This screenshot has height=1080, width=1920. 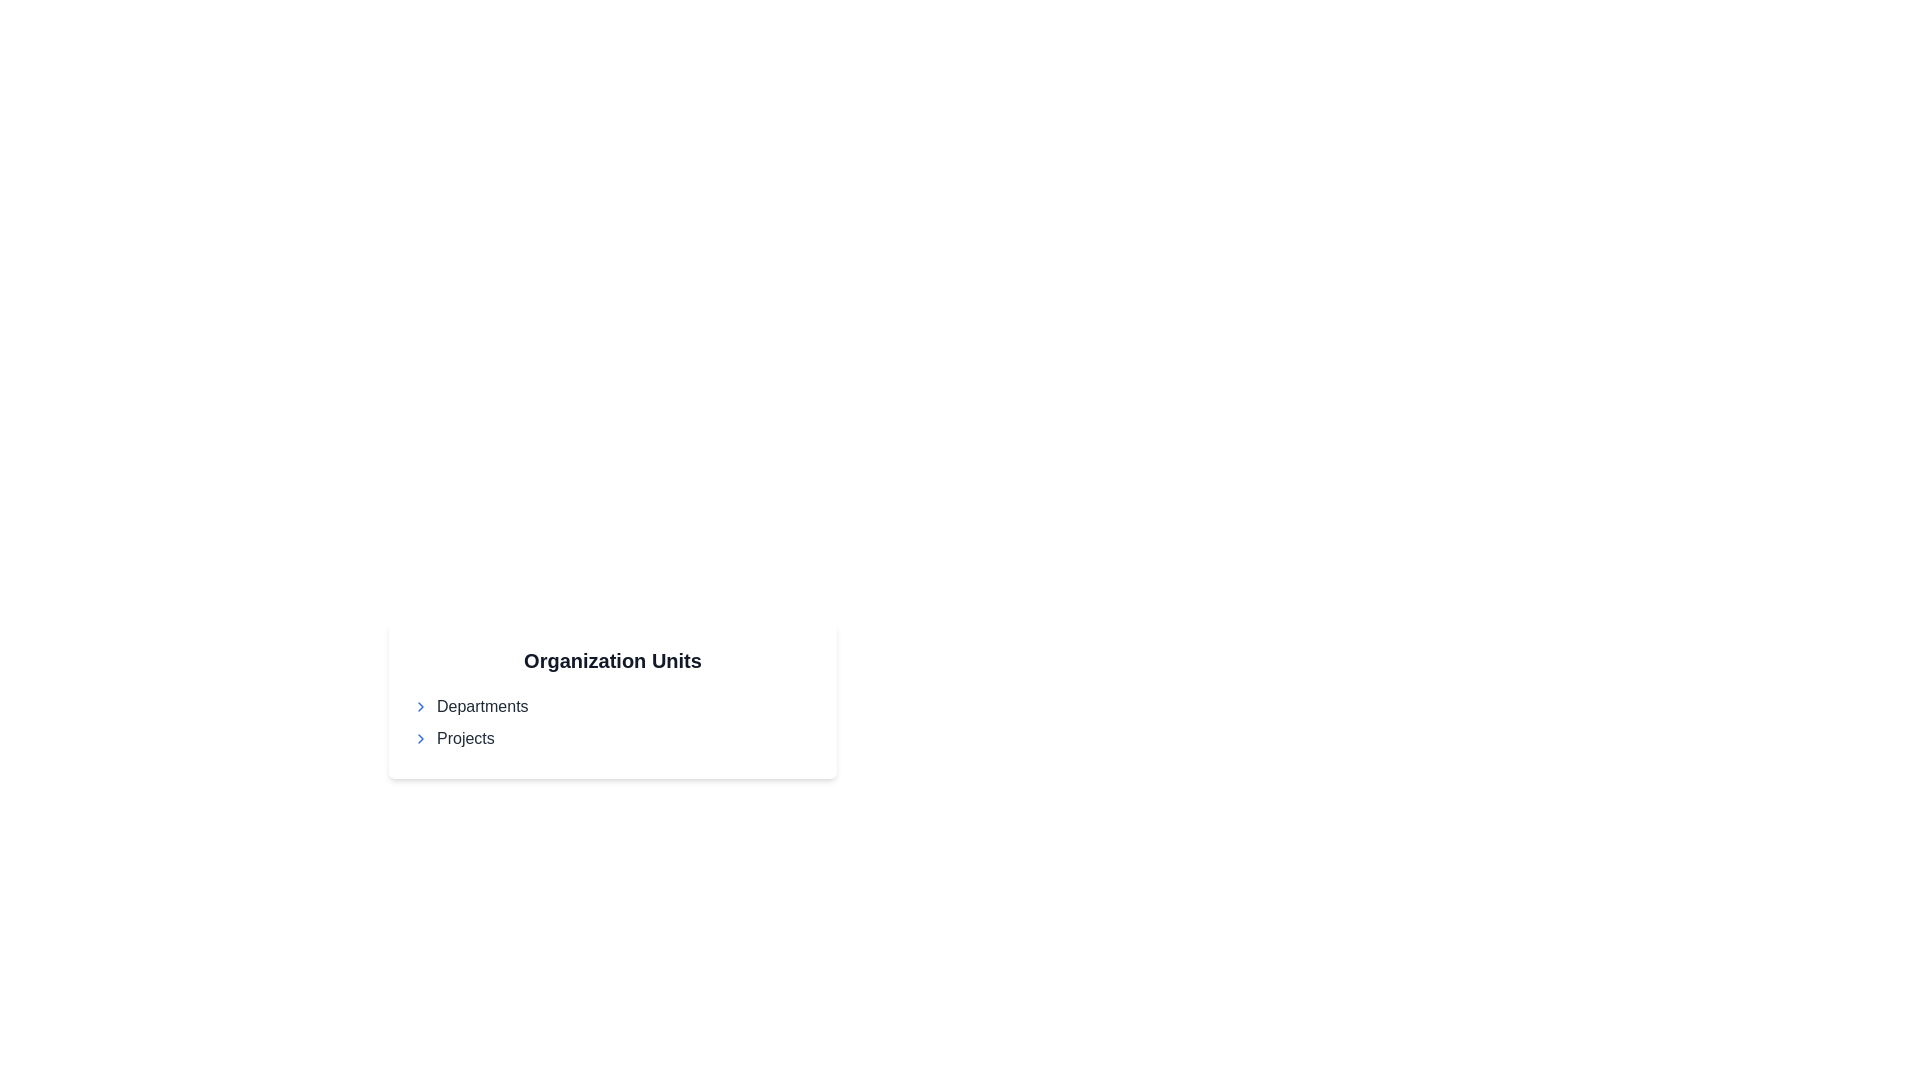 What do you see at coordinates (420, 739) in the screenshot?
I see `the arrow icon located to the left of the 'Projects' text` at bounding box center [420, 739].